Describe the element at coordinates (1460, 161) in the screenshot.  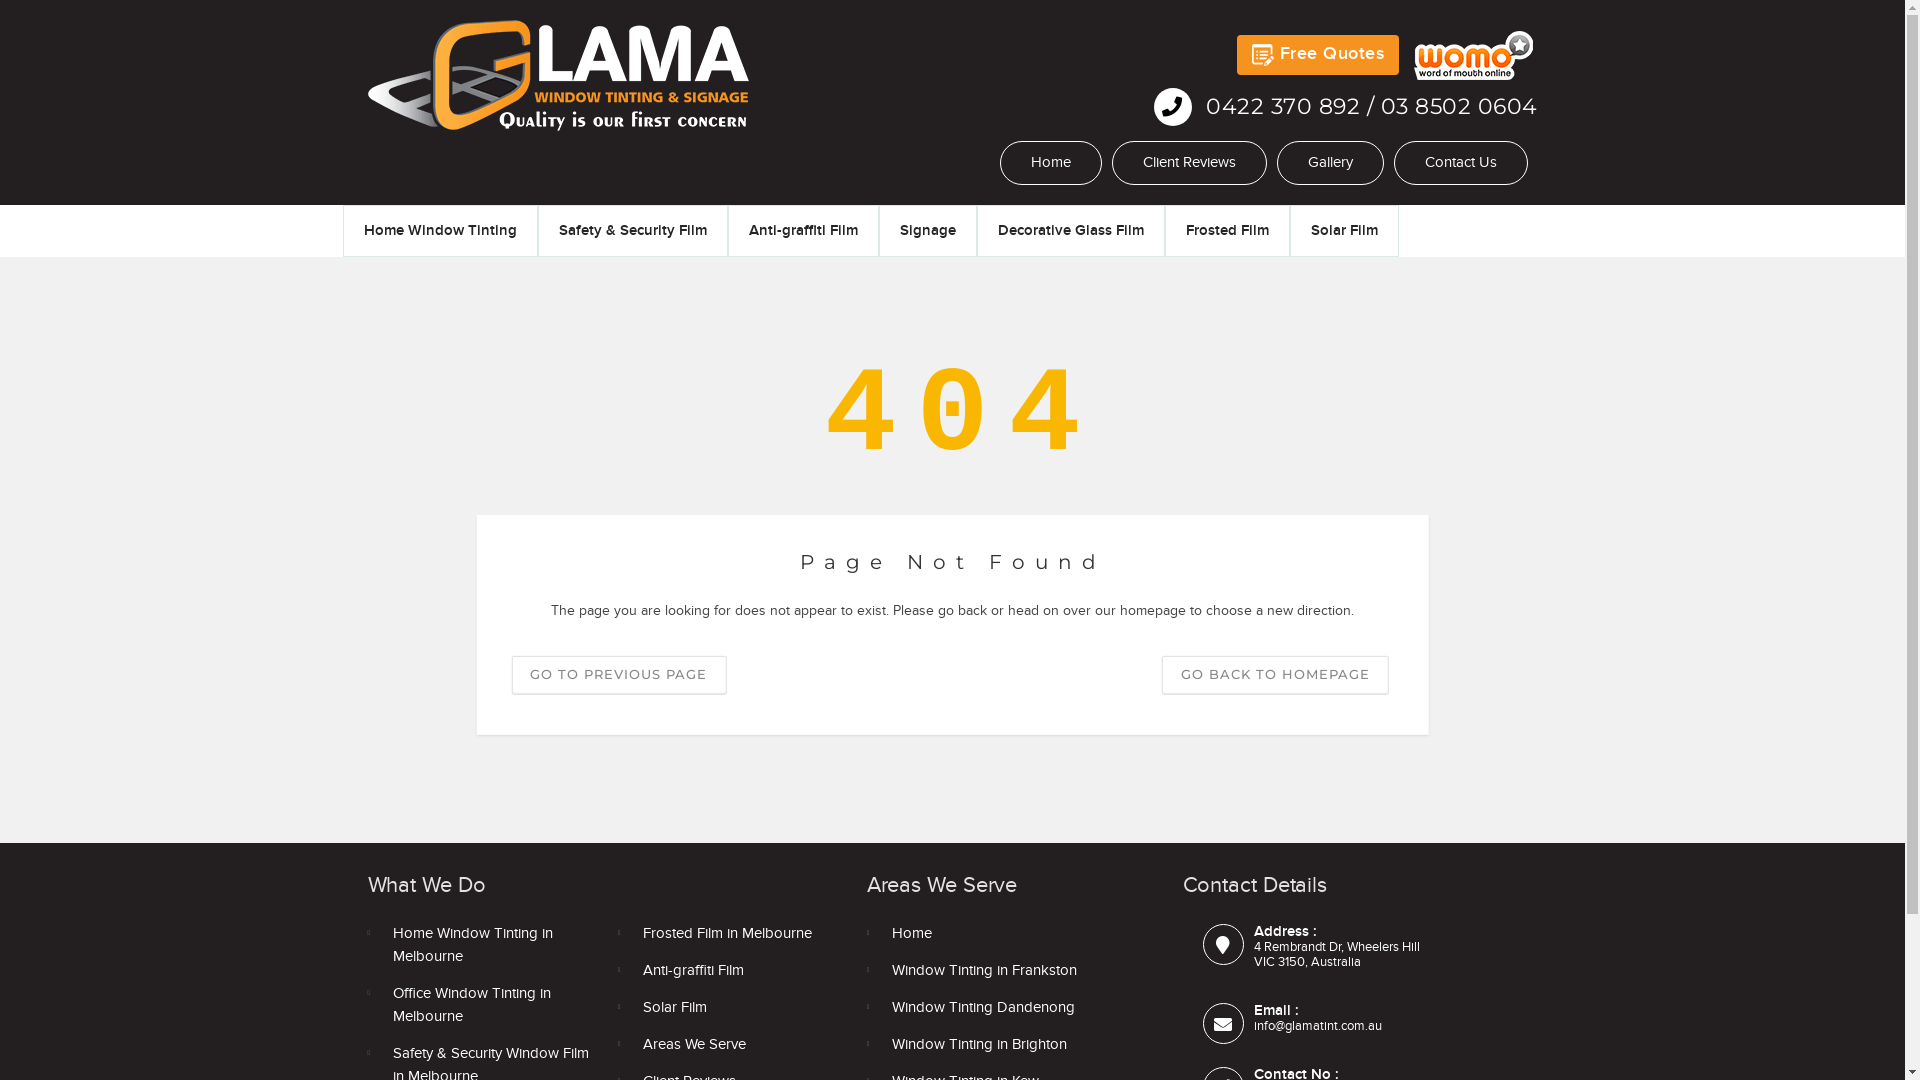
I see `'Contact Us'` at that location.